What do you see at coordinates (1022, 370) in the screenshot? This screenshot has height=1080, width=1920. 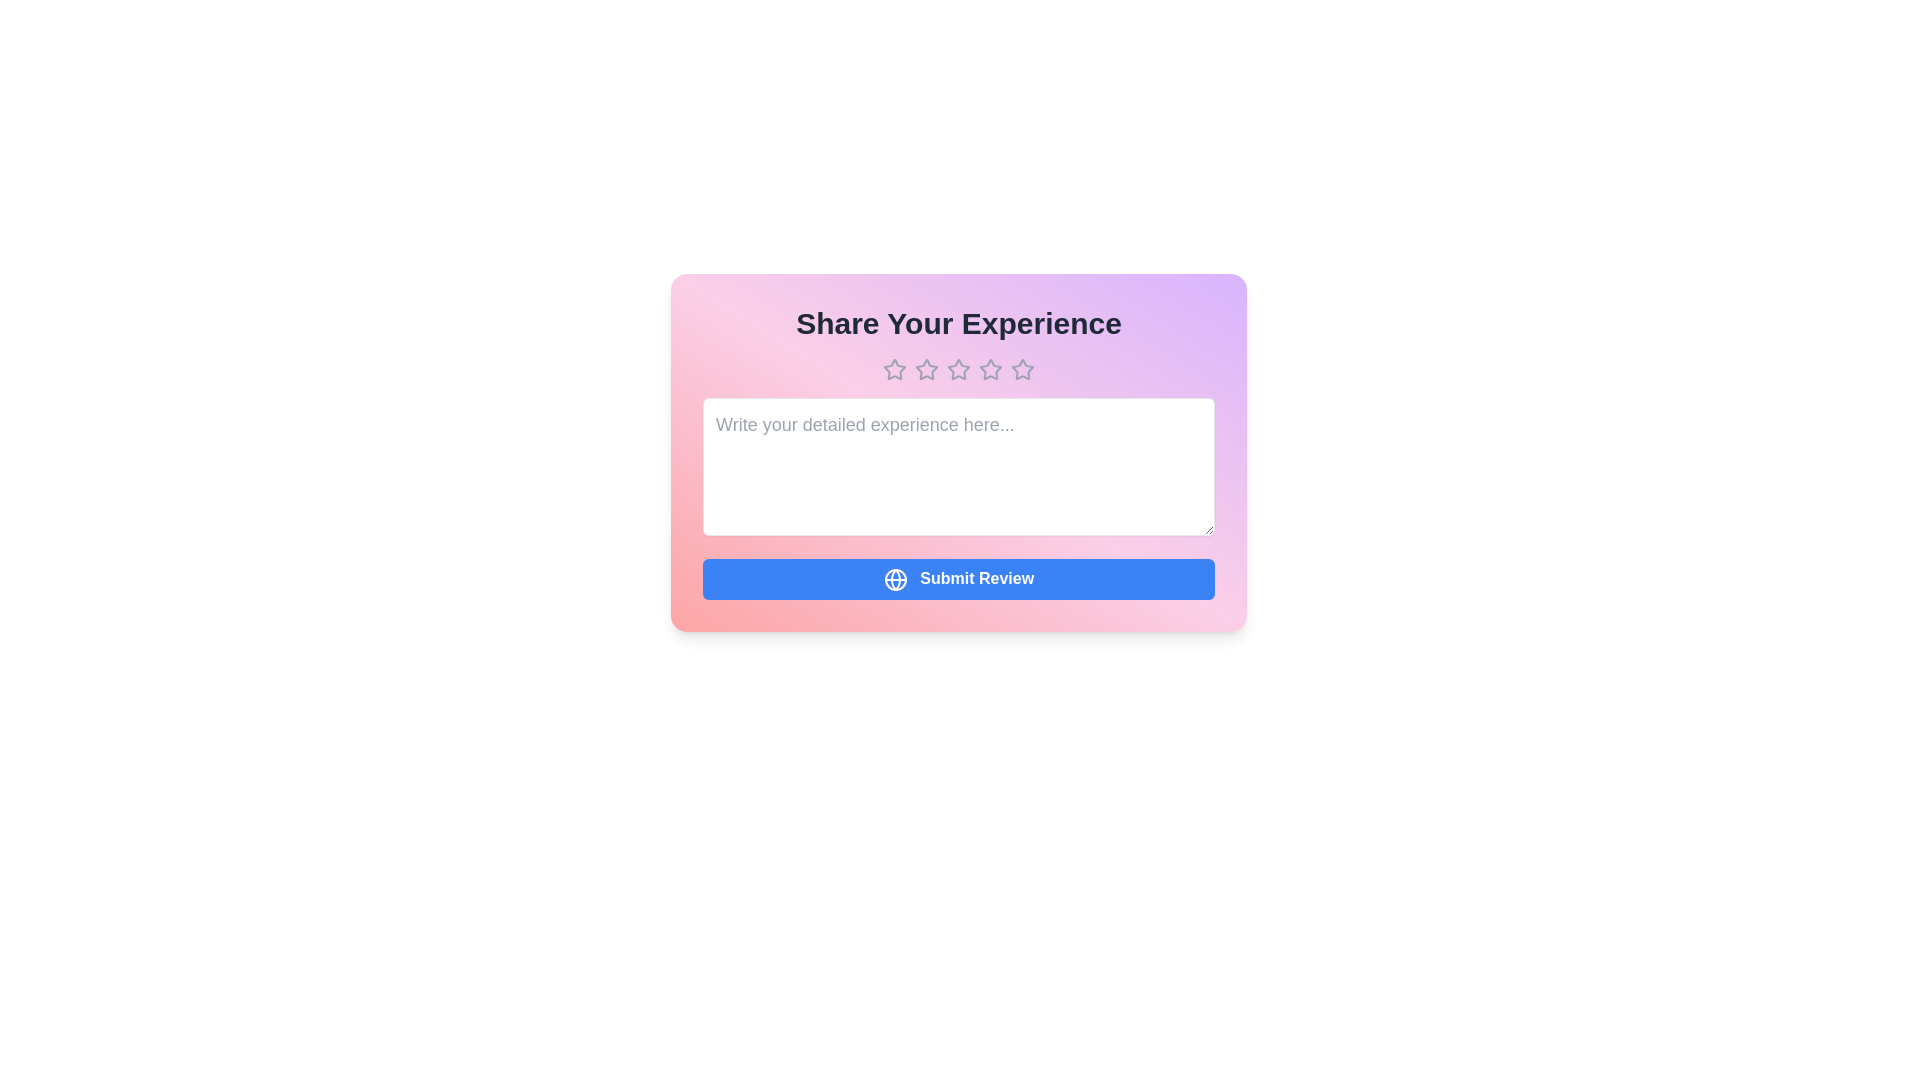 I see `the star corresponding to 5 stars to preview the rating` at bounding box center [1022, 370].